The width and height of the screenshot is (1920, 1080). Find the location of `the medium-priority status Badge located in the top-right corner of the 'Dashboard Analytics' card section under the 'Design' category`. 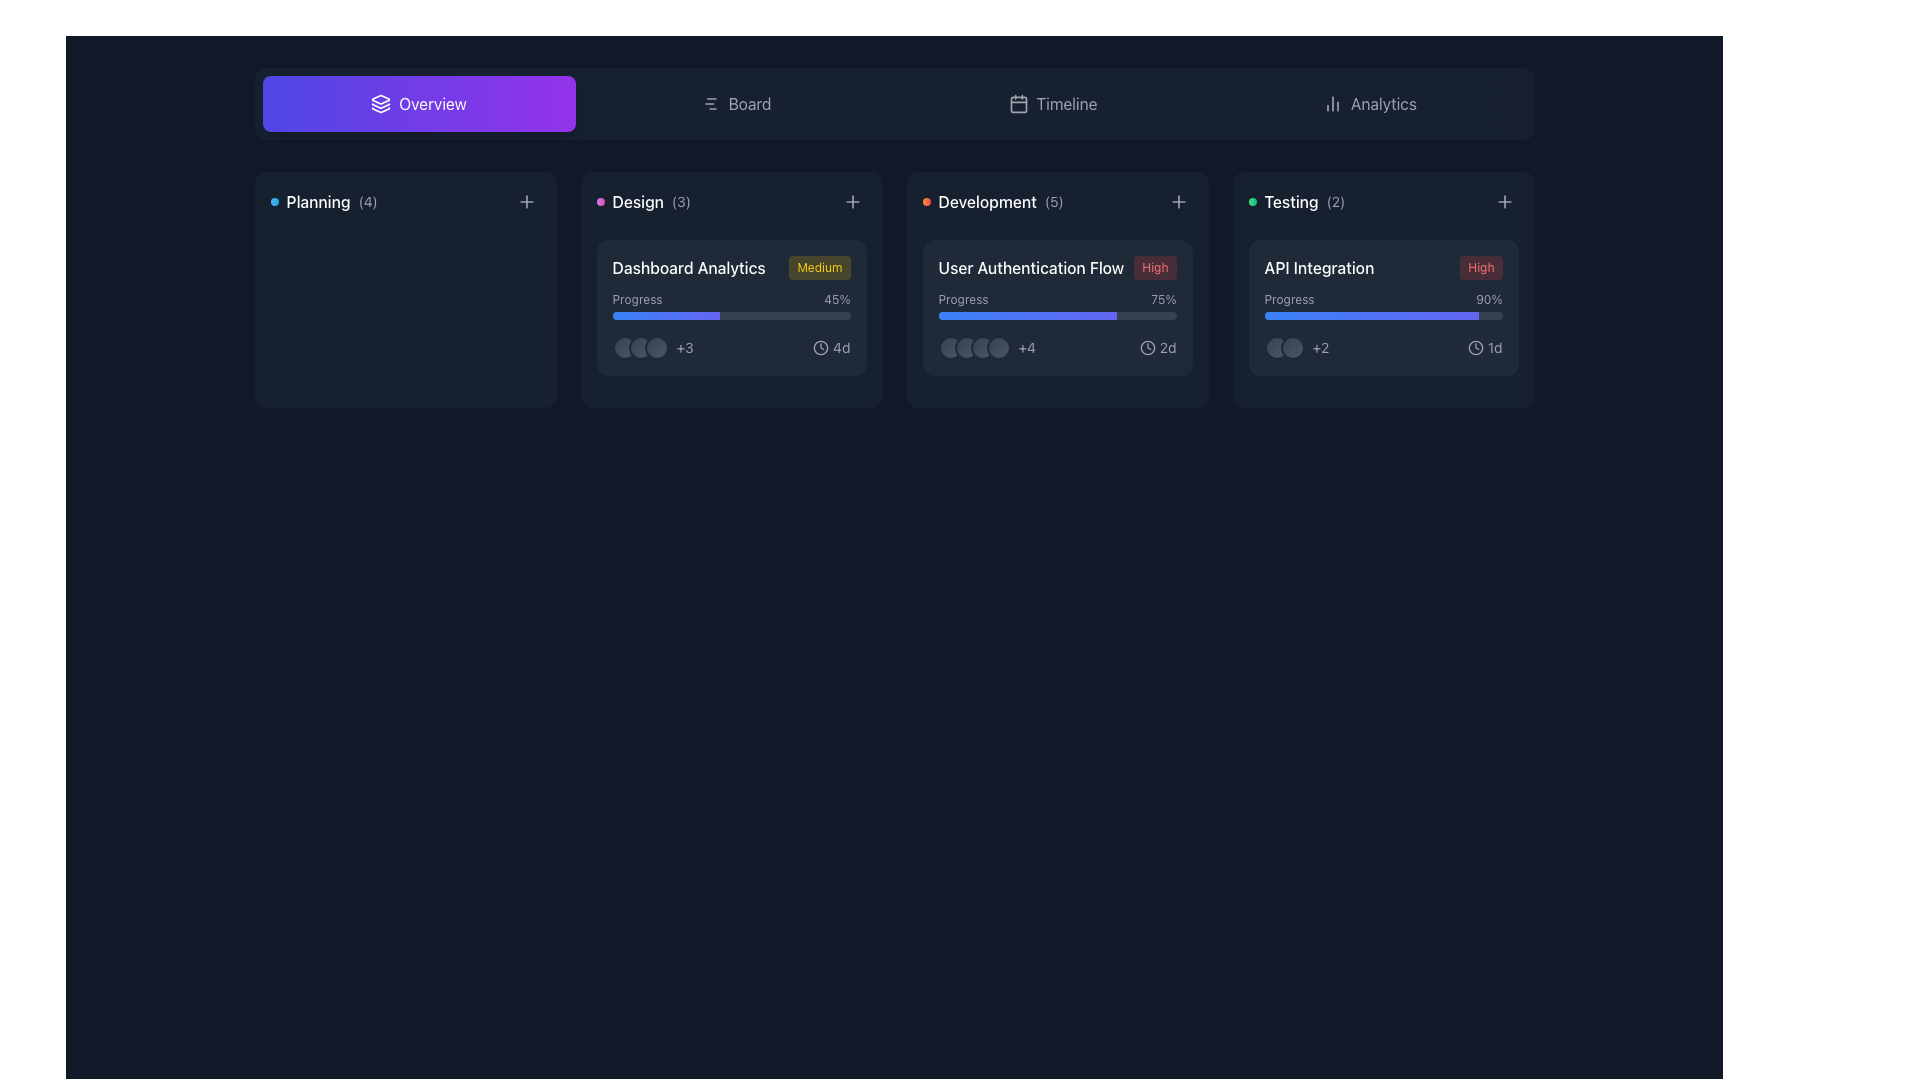

the medium-priority status Badge located in the top-right corner of the 'Dashboard Analytics' card section under the 'Design' category is located at coordinates (820, 266).